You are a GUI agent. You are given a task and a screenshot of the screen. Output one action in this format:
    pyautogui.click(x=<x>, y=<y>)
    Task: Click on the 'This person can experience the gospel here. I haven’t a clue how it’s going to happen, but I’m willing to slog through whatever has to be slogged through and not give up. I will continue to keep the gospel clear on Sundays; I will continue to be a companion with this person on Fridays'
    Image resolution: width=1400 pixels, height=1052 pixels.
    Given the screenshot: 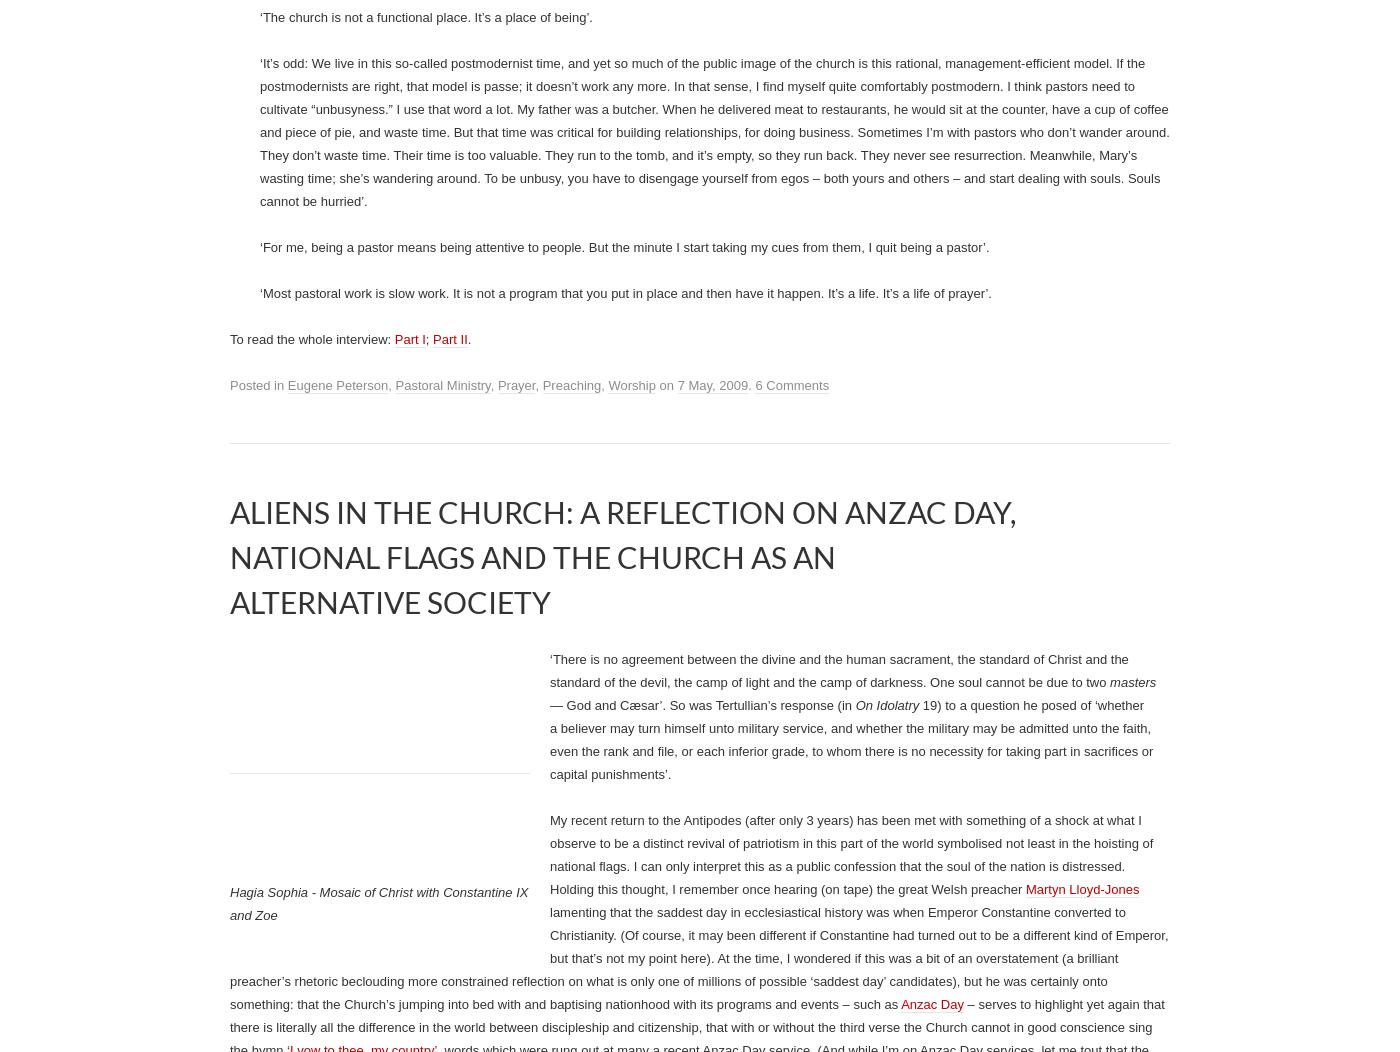 What is the action you would take?
    pyautogui.click(x=714, y=290)
    